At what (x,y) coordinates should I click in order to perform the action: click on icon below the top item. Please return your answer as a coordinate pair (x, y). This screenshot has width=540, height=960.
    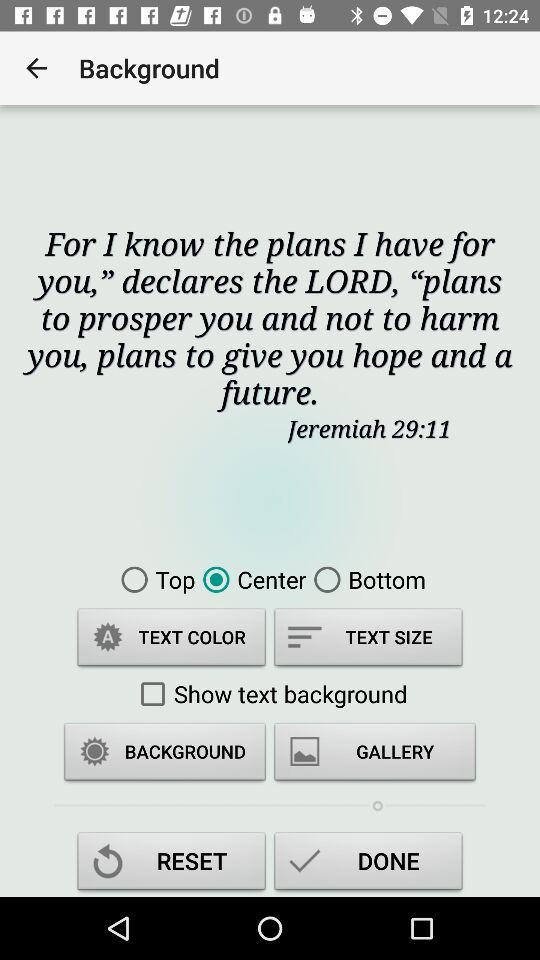
    Looking at the image, I should click on (171, 639).